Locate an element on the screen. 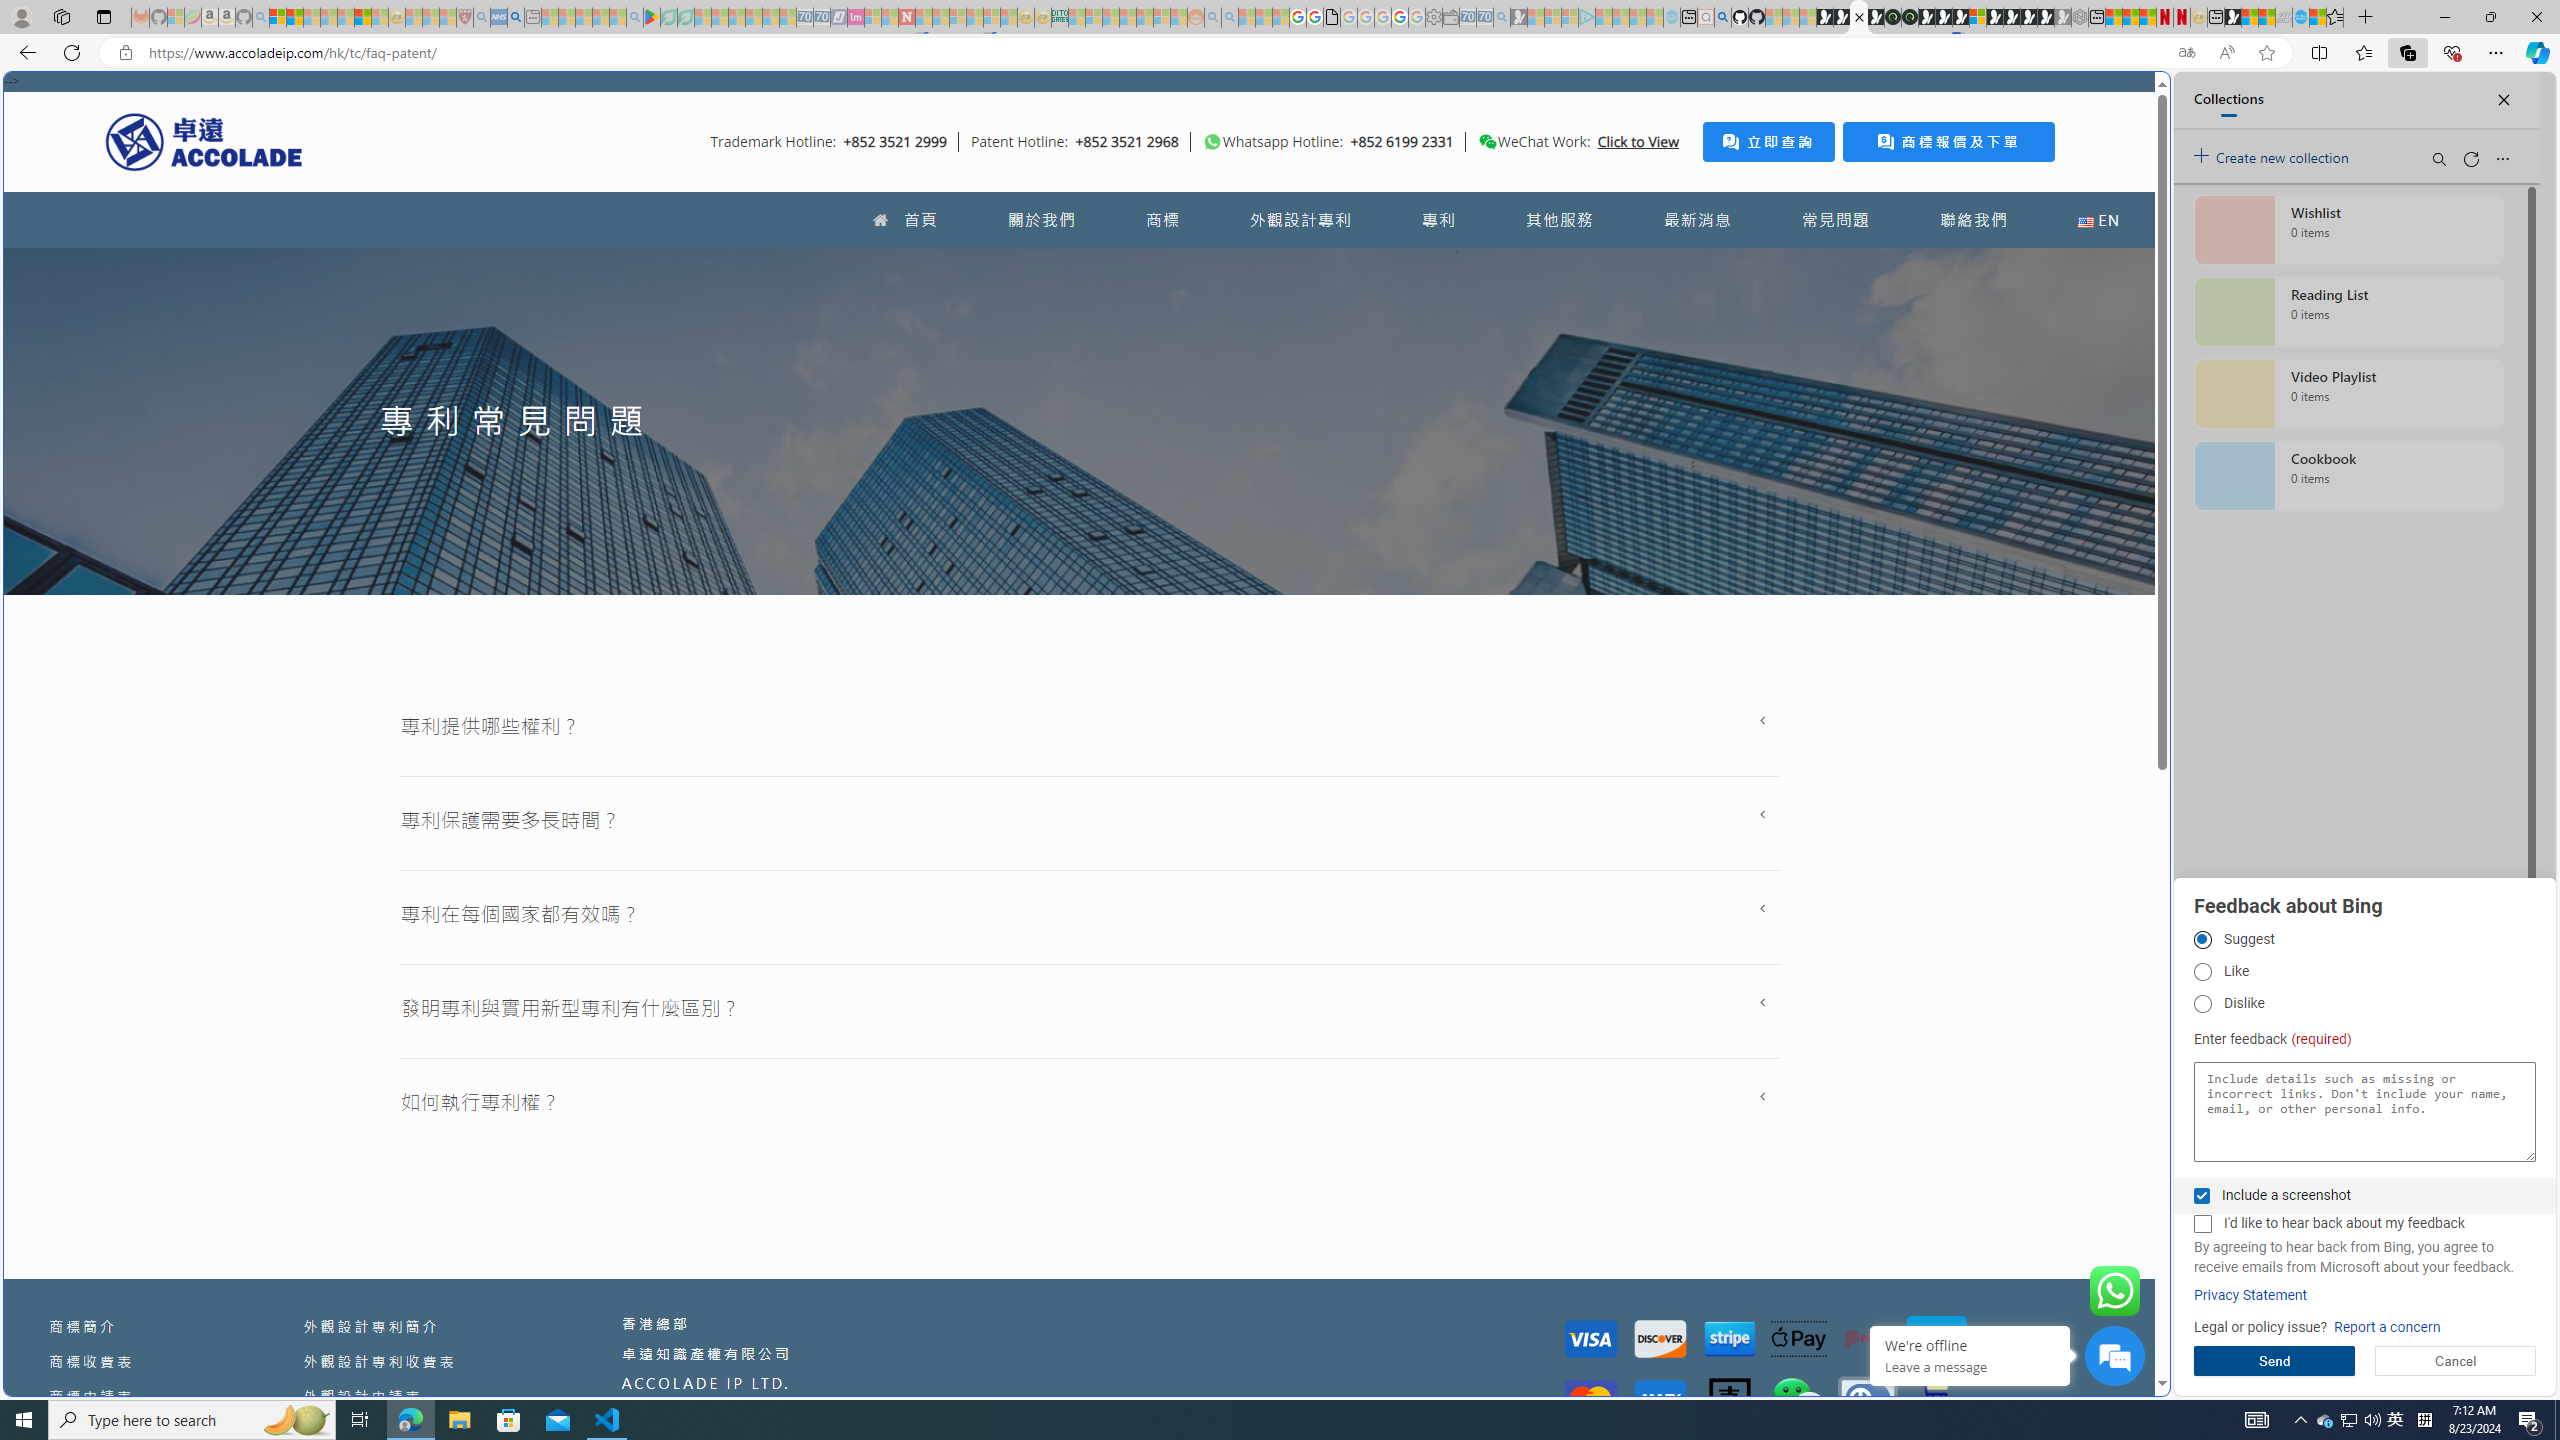 This screenshot has height=1440, width=2560. 'Close split screen' is located at coordinates (2123, 100).